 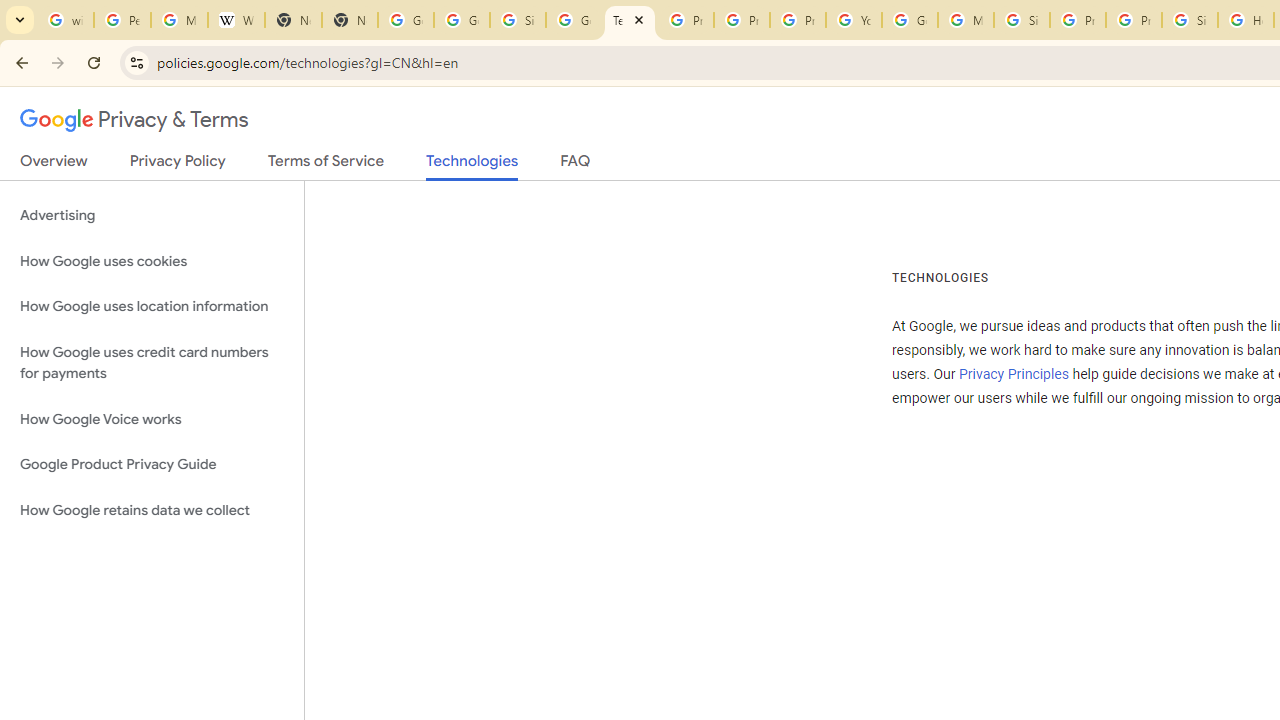 I want to click on 'Google Drive: Sign-in', so click(x=461, y=20).